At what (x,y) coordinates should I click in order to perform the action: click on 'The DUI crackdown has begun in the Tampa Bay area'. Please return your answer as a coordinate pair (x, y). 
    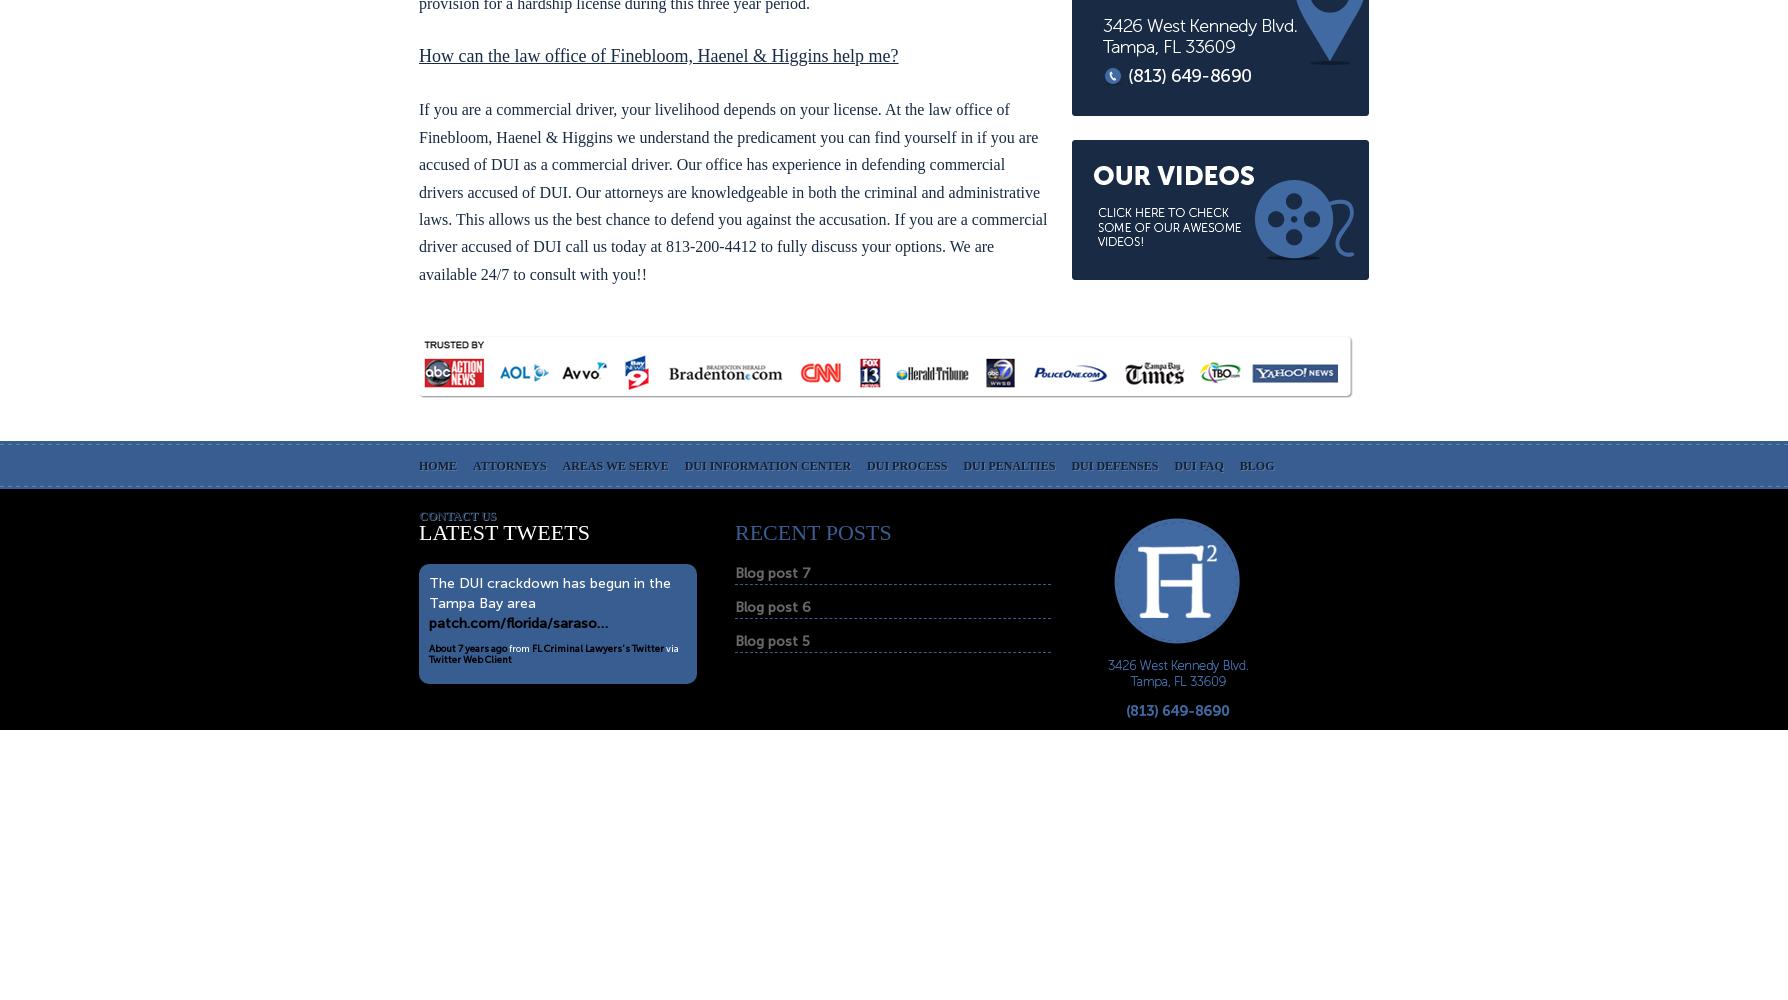
    Looking at the image, I should click on (427, 592).